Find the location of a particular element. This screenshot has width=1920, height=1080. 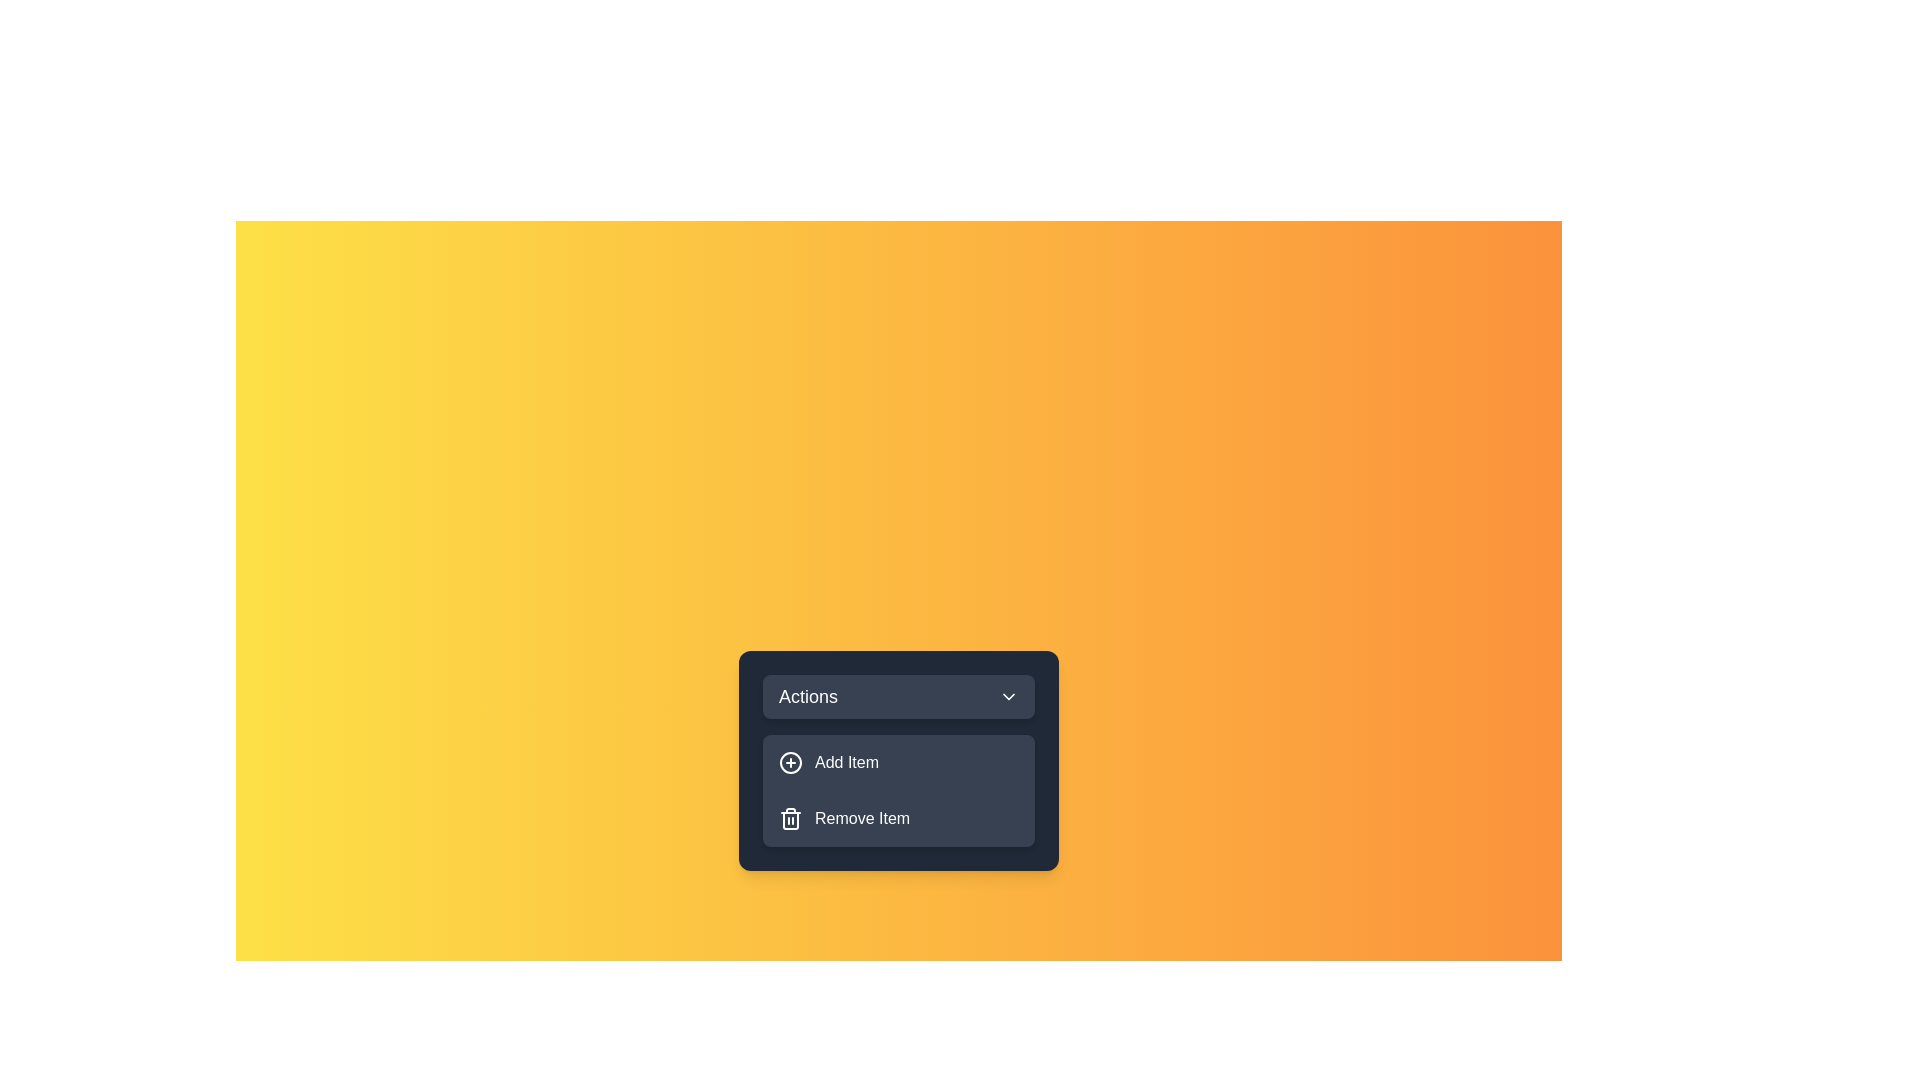

the 'Remove Item' option in the menu is located at coordinates (897, 818).